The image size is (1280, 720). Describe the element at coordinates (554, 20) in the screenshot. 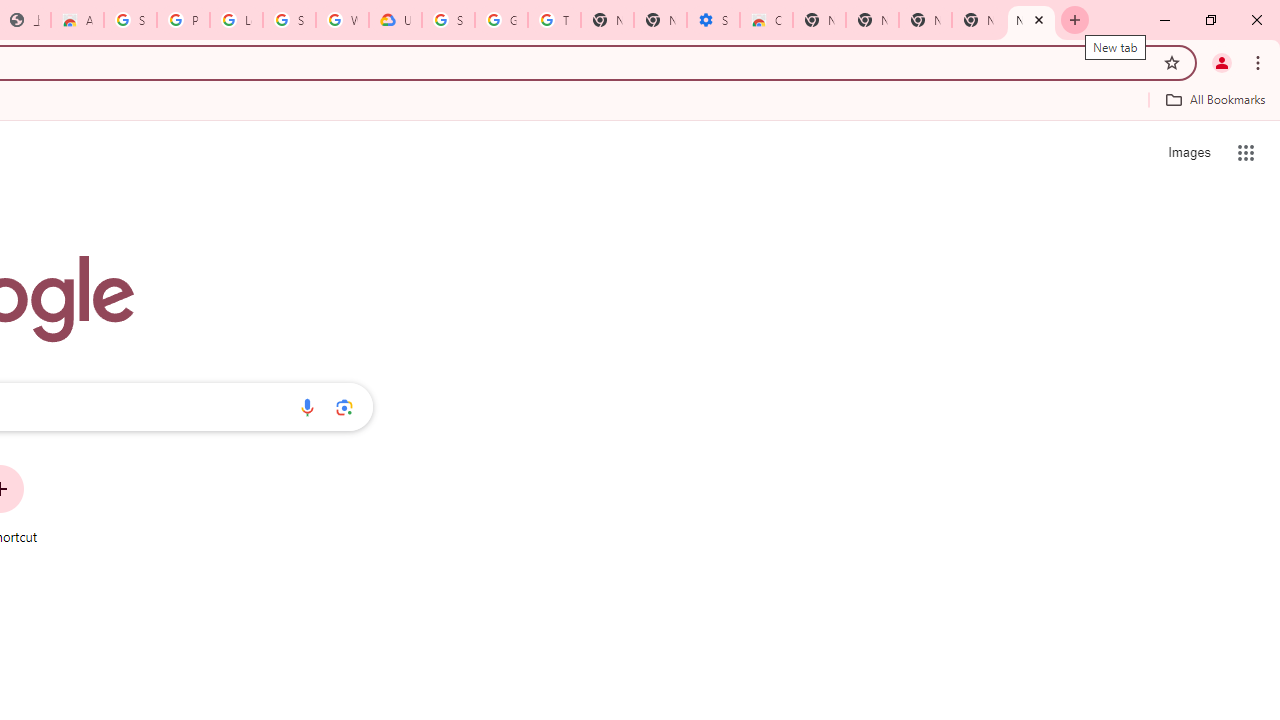

I see `'Turn cookies on or off - Computer - Google Account Help'` at that location.